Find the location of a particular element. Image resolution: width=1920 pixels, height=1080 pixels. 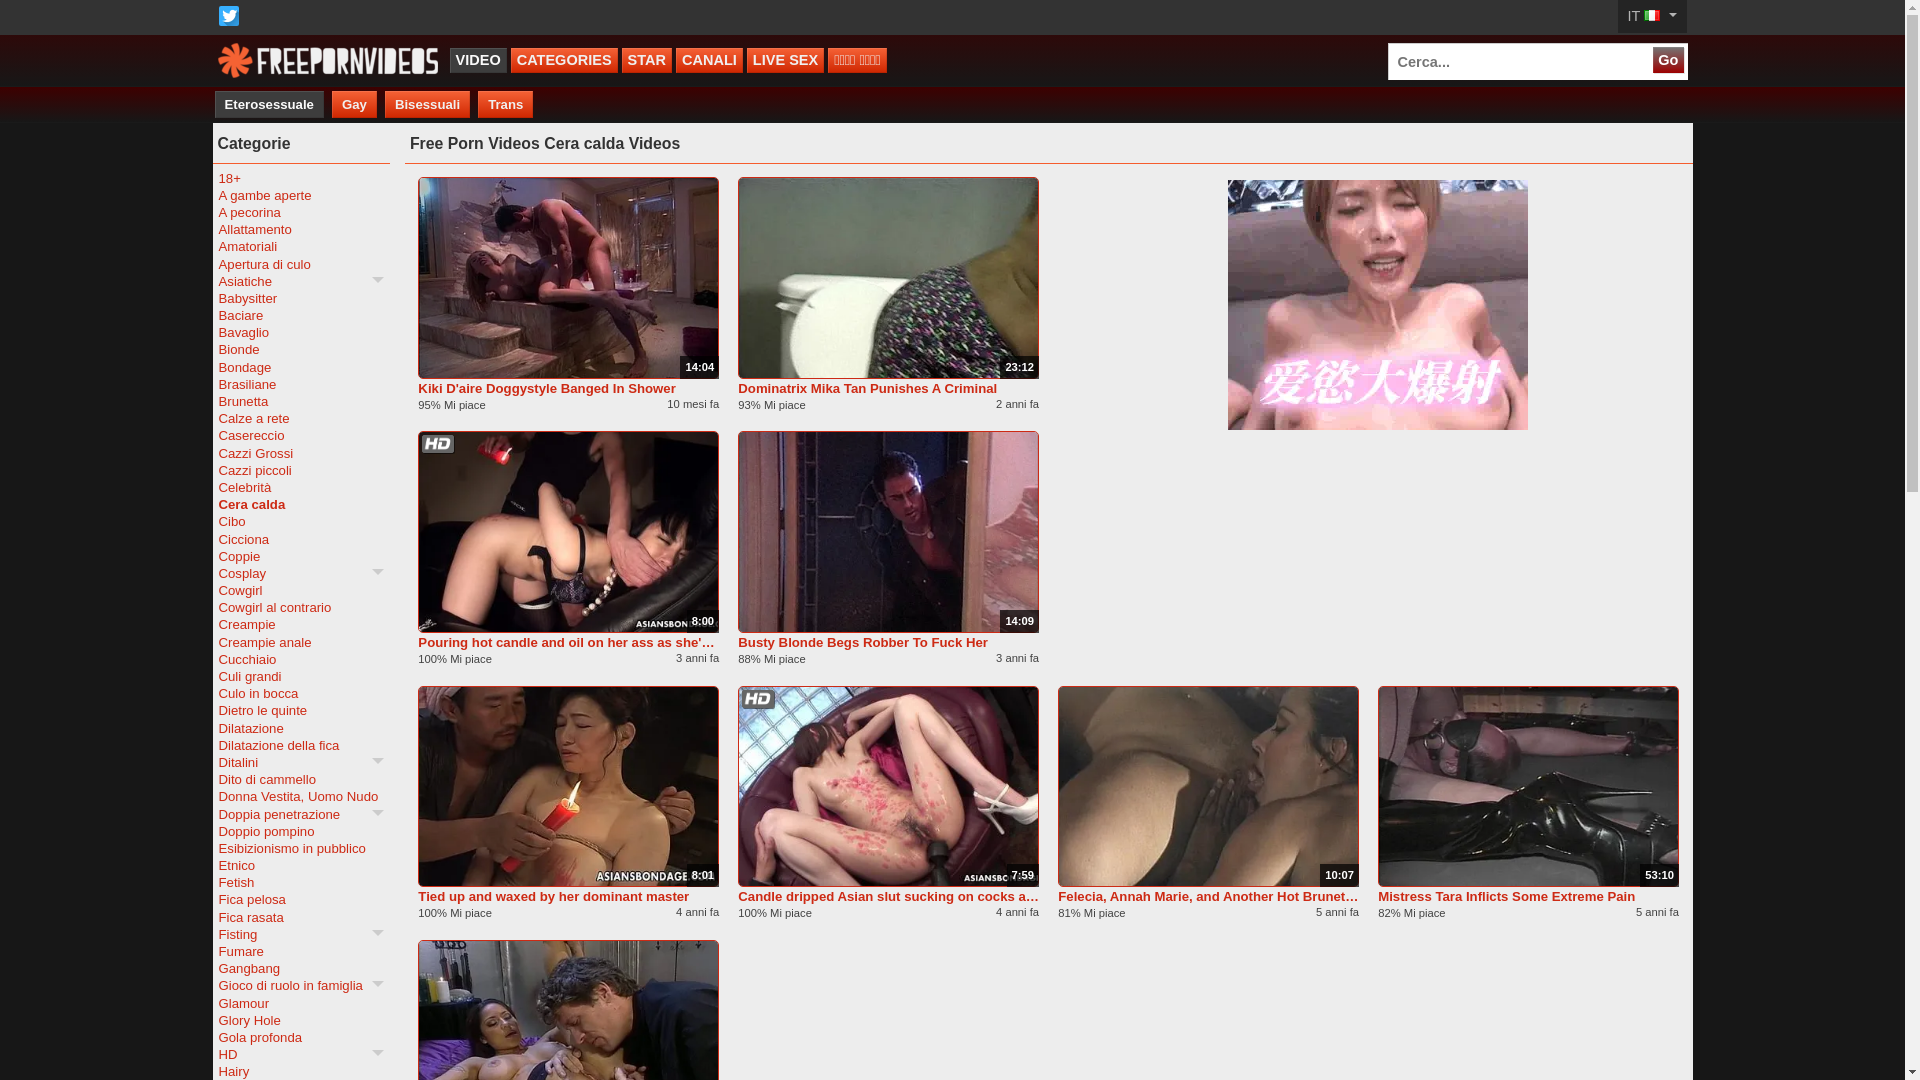

'Tied up and waxed by her dominant master' is located at coordinates (567, 895).